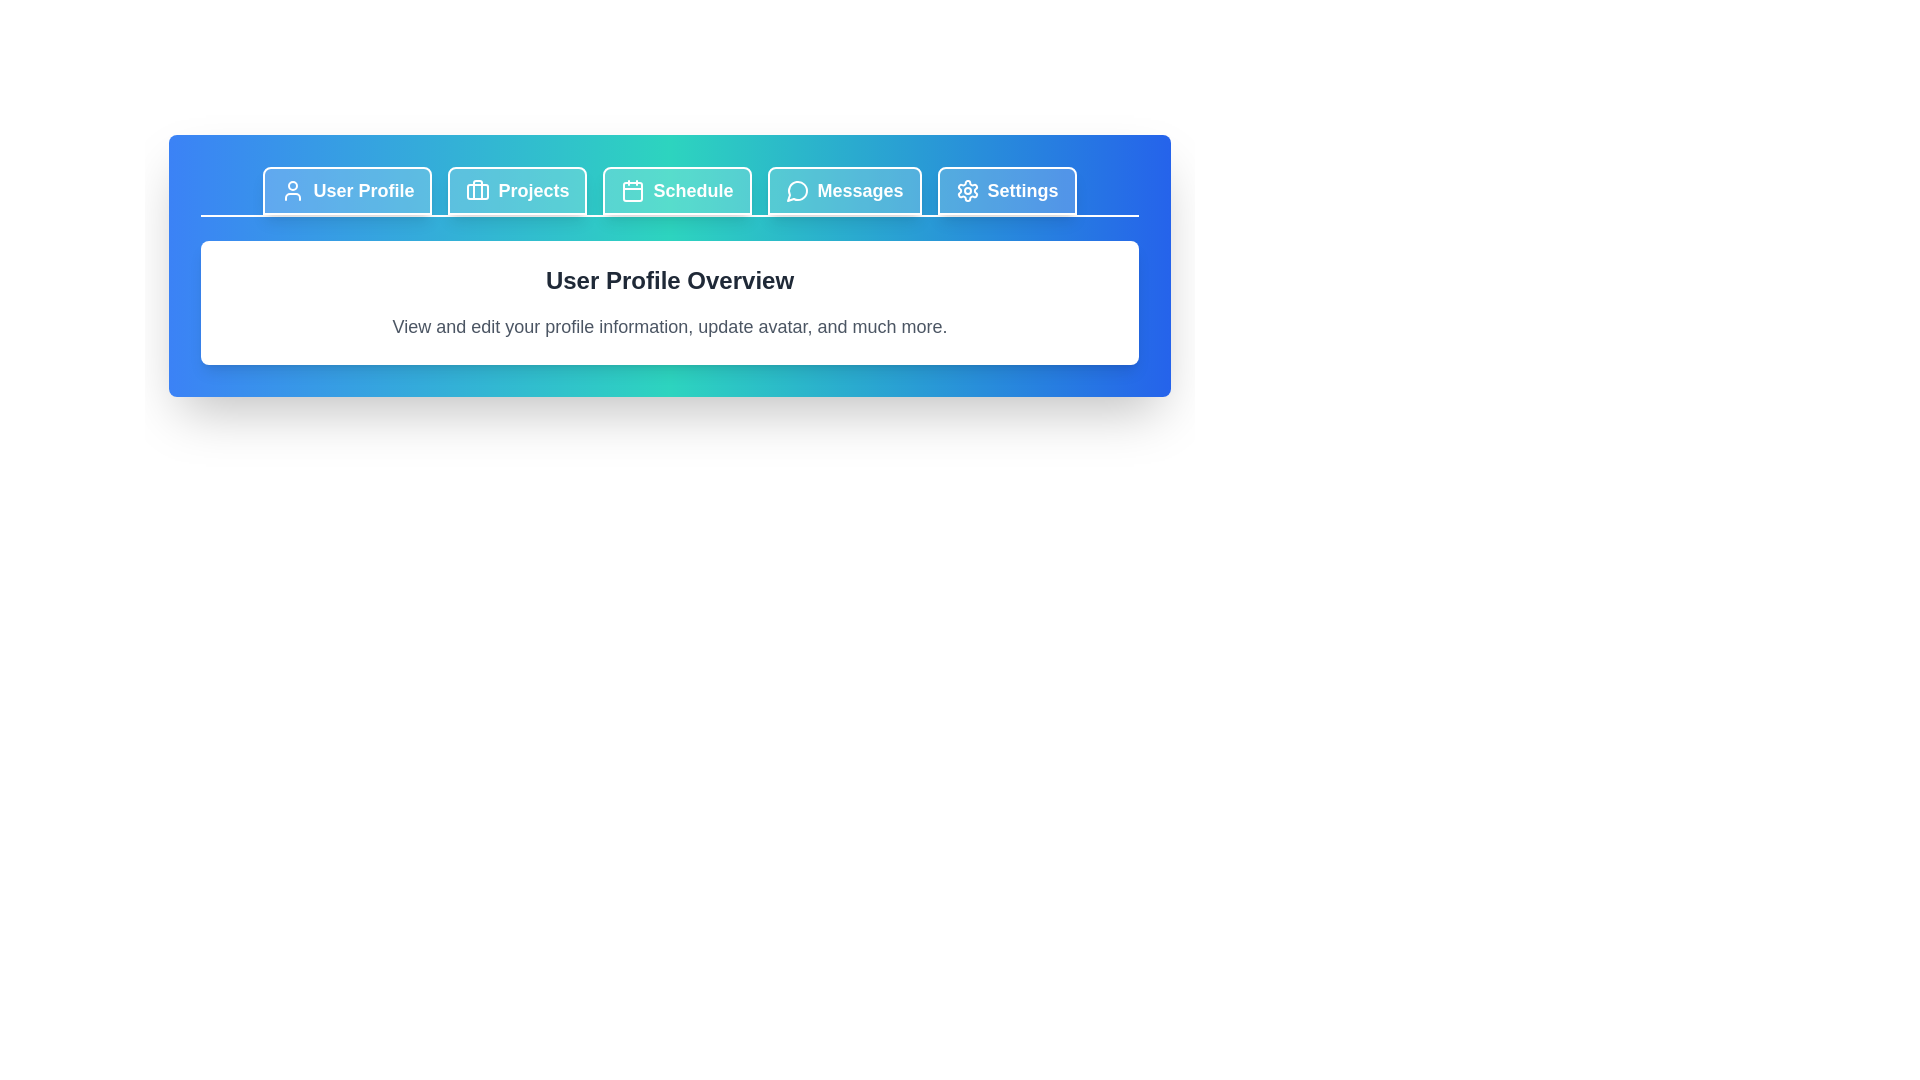 The height and width of the screenshot is (1080, 1920). What do you see at coordinates (518, 191) in the screenshot?
I see `the 'Projects' button in the navigation bar` at bounding box center [518, 191].